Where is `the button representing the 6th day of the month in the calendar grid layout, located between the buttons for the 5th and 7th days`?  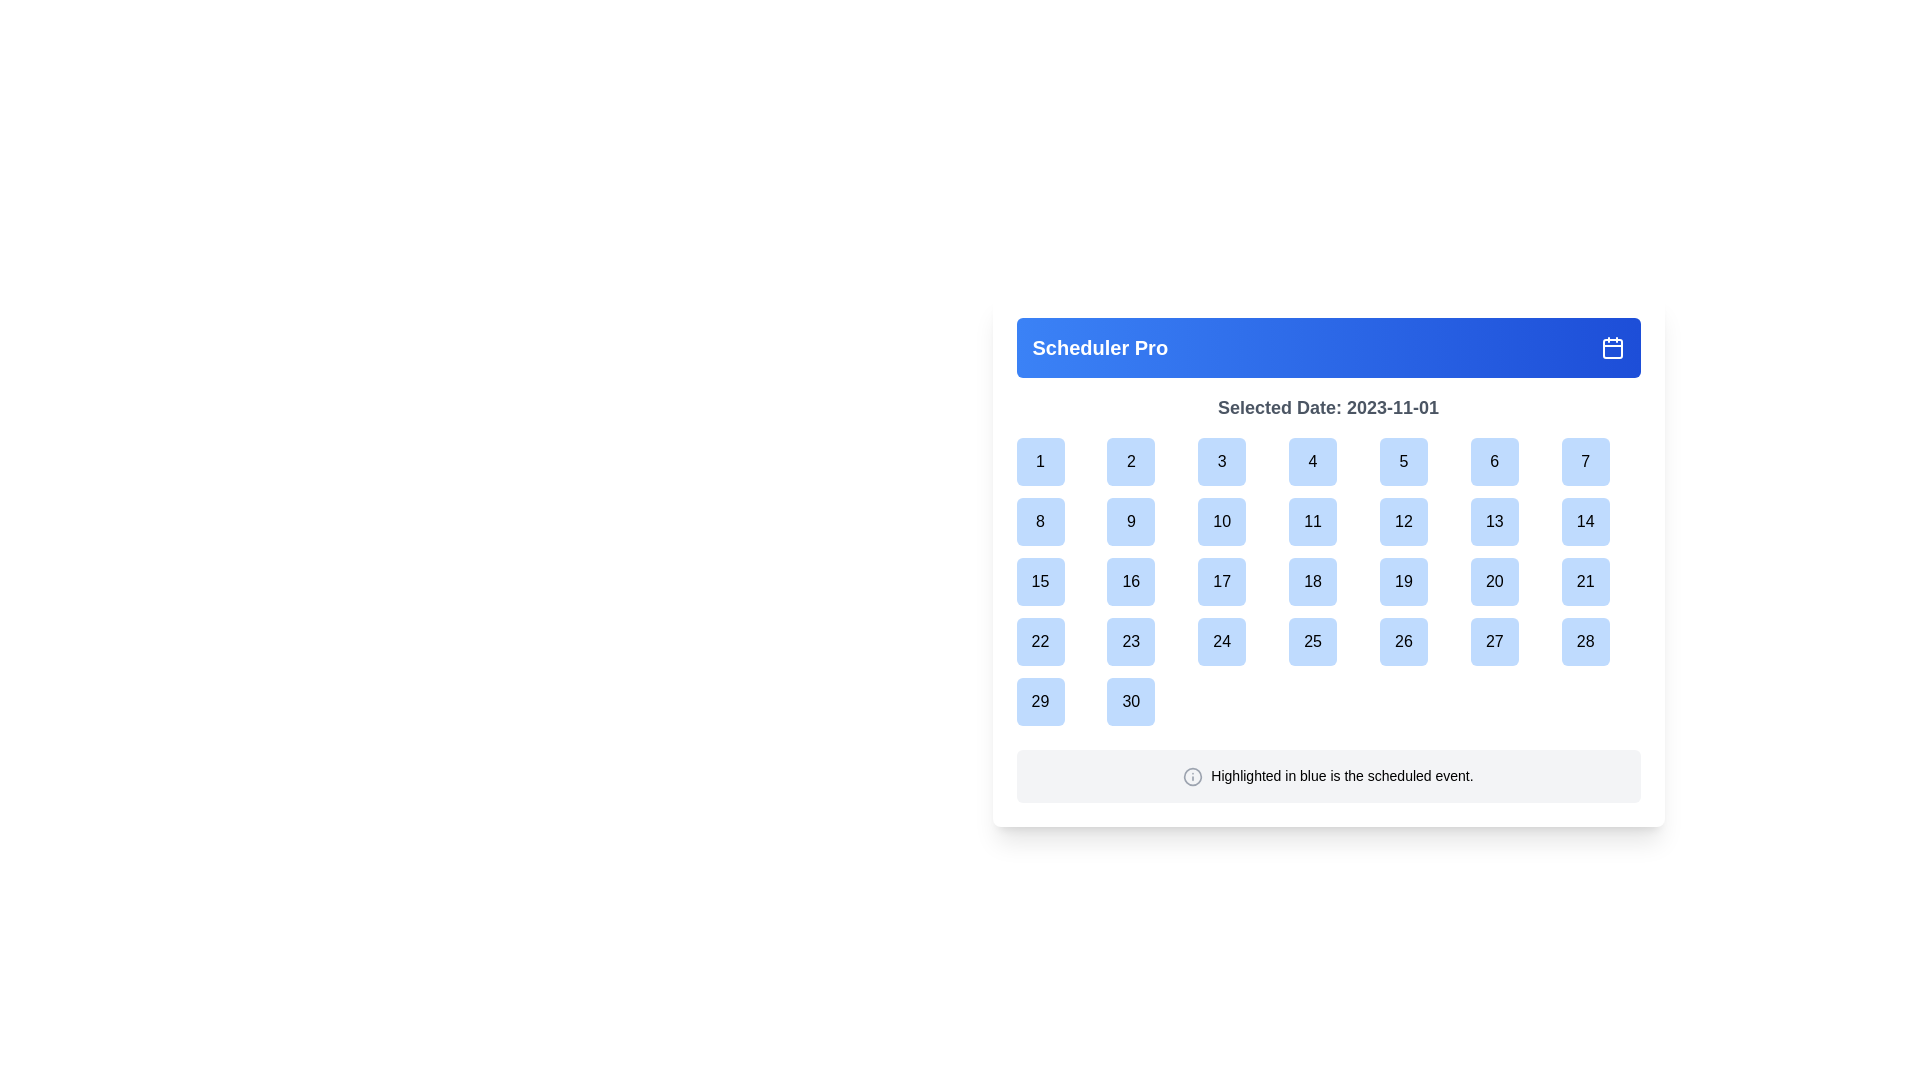
the button representing the 6th day of the month in the calendar grid layout, located between the buttons for the 5th and 7th days is located at coordinates (1494, 462).